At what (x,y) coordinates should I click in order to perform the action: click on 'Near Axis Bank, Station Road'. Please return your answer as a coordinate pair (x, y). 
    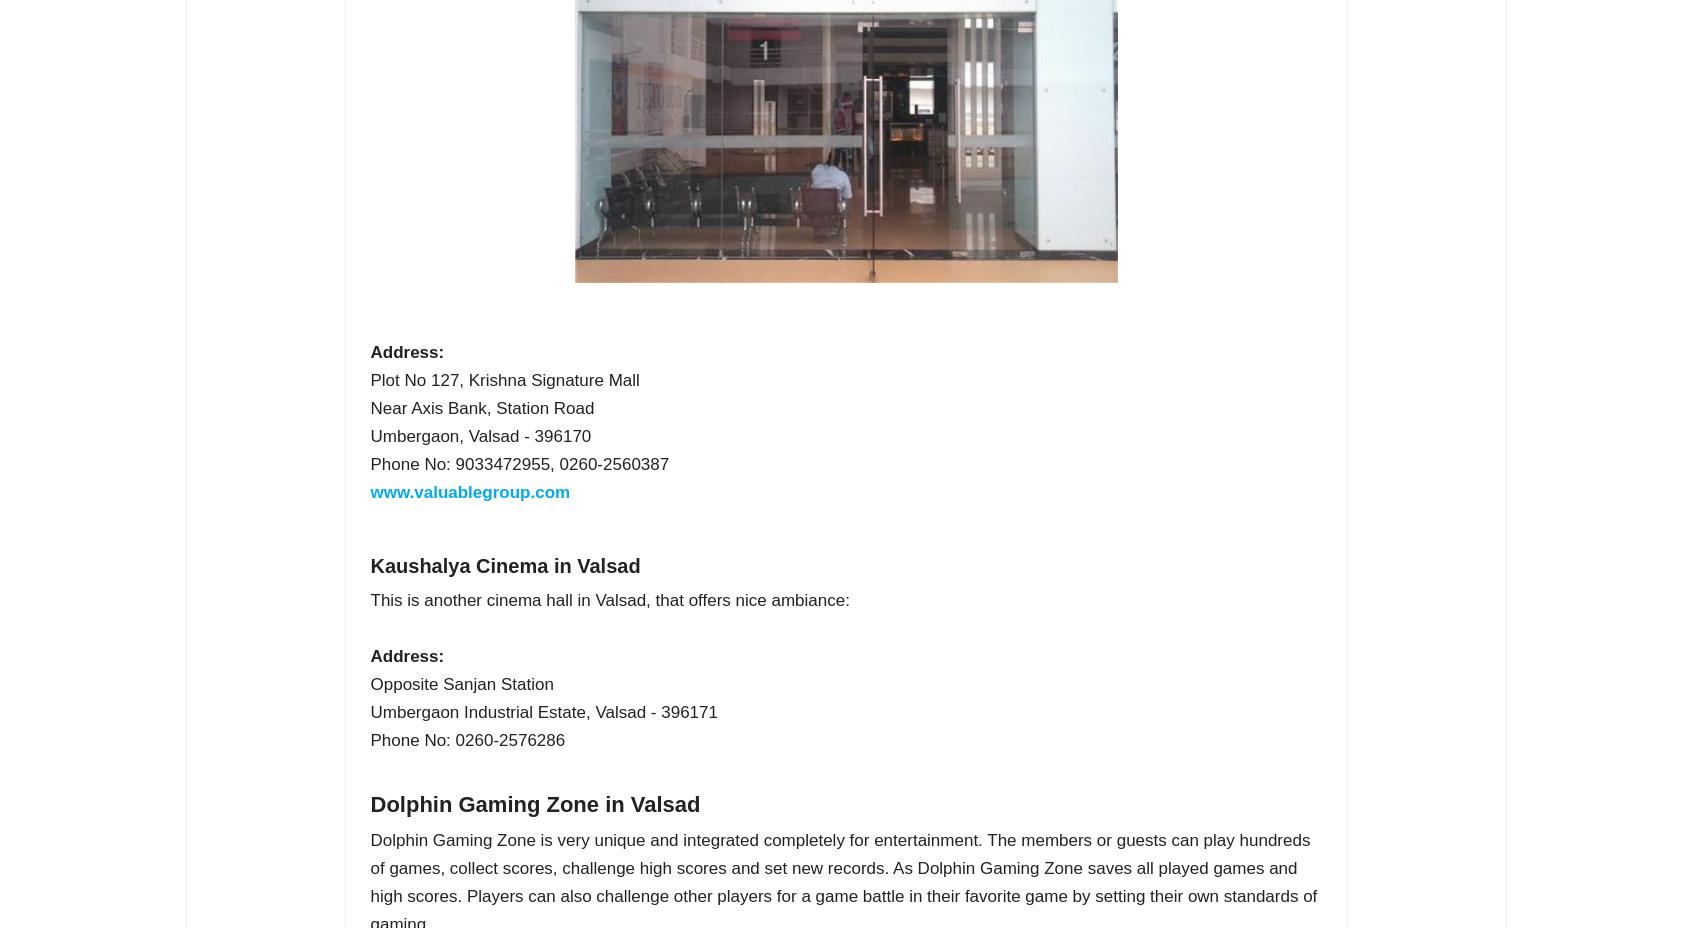
    Looking at the image, I should click on (481, 408).